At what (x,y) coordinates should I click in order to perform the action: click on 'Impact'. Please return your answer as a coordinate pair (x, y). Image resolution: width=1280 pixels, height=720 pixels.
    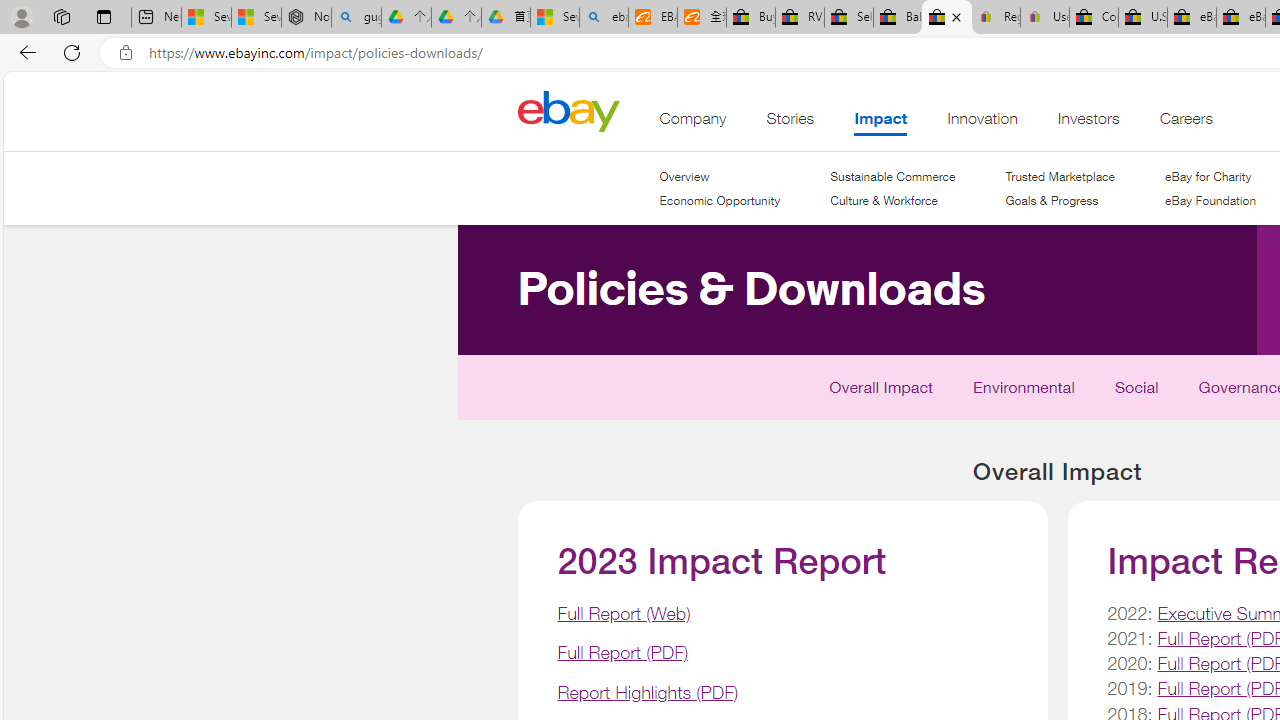
    Looking at the image, I should click on (880, 123).